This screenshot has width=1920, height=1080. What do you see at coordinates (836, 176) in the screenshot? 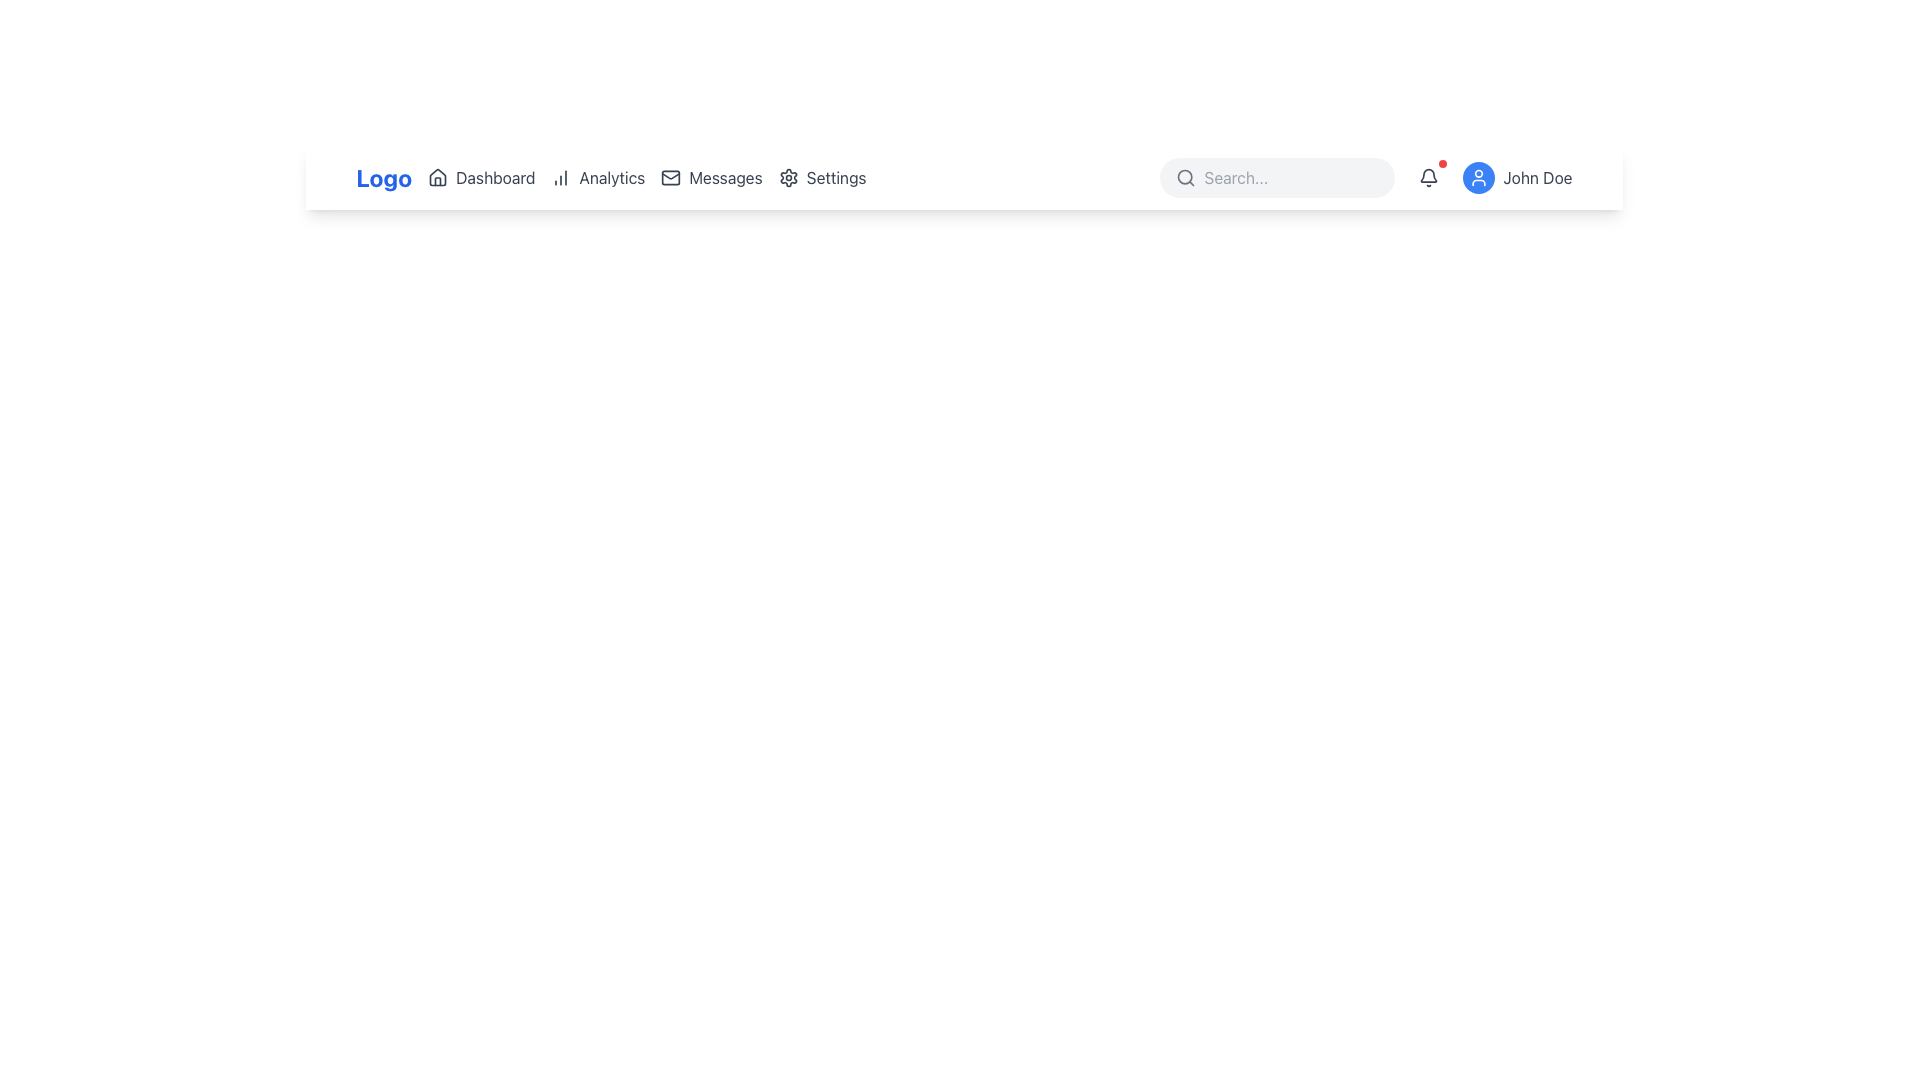
I see `the 'Settings' text label in the navigation bar, which is located to the right of the gear icon` at bounding box center [836, 176].